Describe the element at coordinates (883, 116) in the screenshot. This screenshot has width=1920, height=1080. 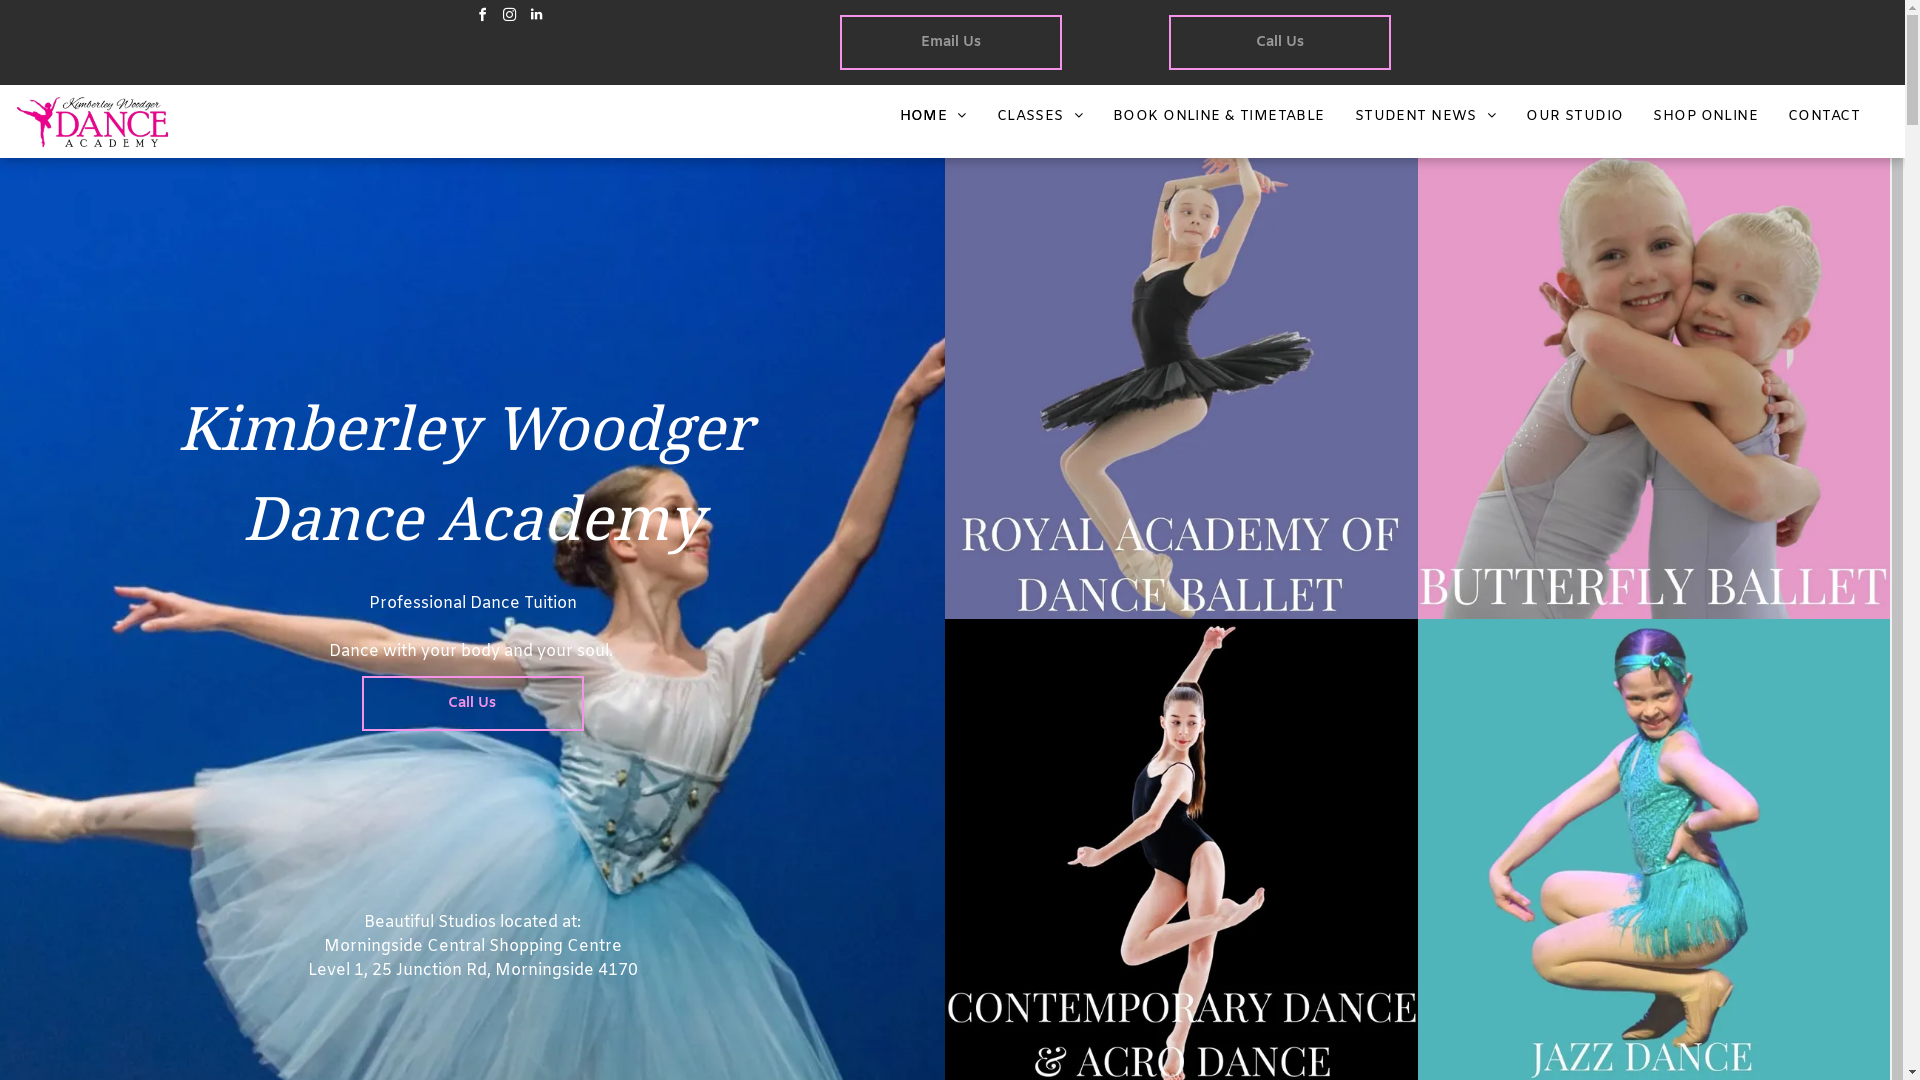
I see `'HOME'` at that location.